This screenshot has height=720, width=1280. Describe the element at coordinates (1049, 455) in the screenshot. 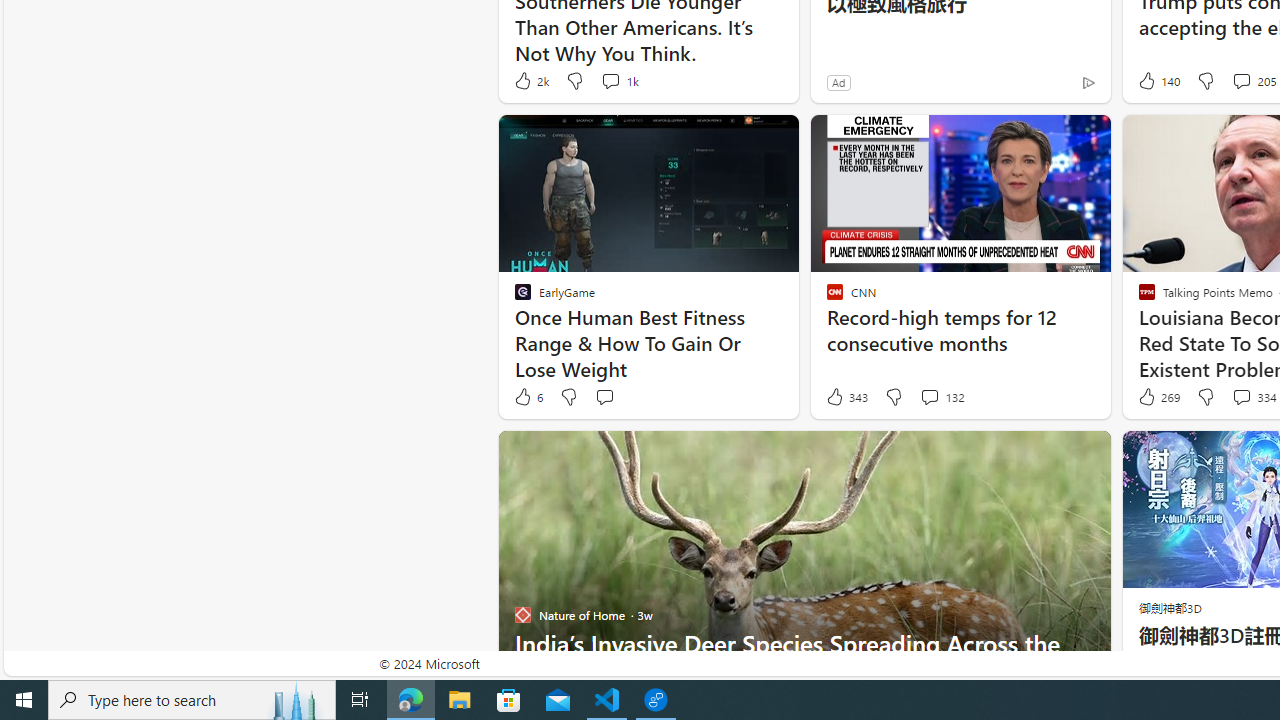

I see `'Hide this story'` at that location.